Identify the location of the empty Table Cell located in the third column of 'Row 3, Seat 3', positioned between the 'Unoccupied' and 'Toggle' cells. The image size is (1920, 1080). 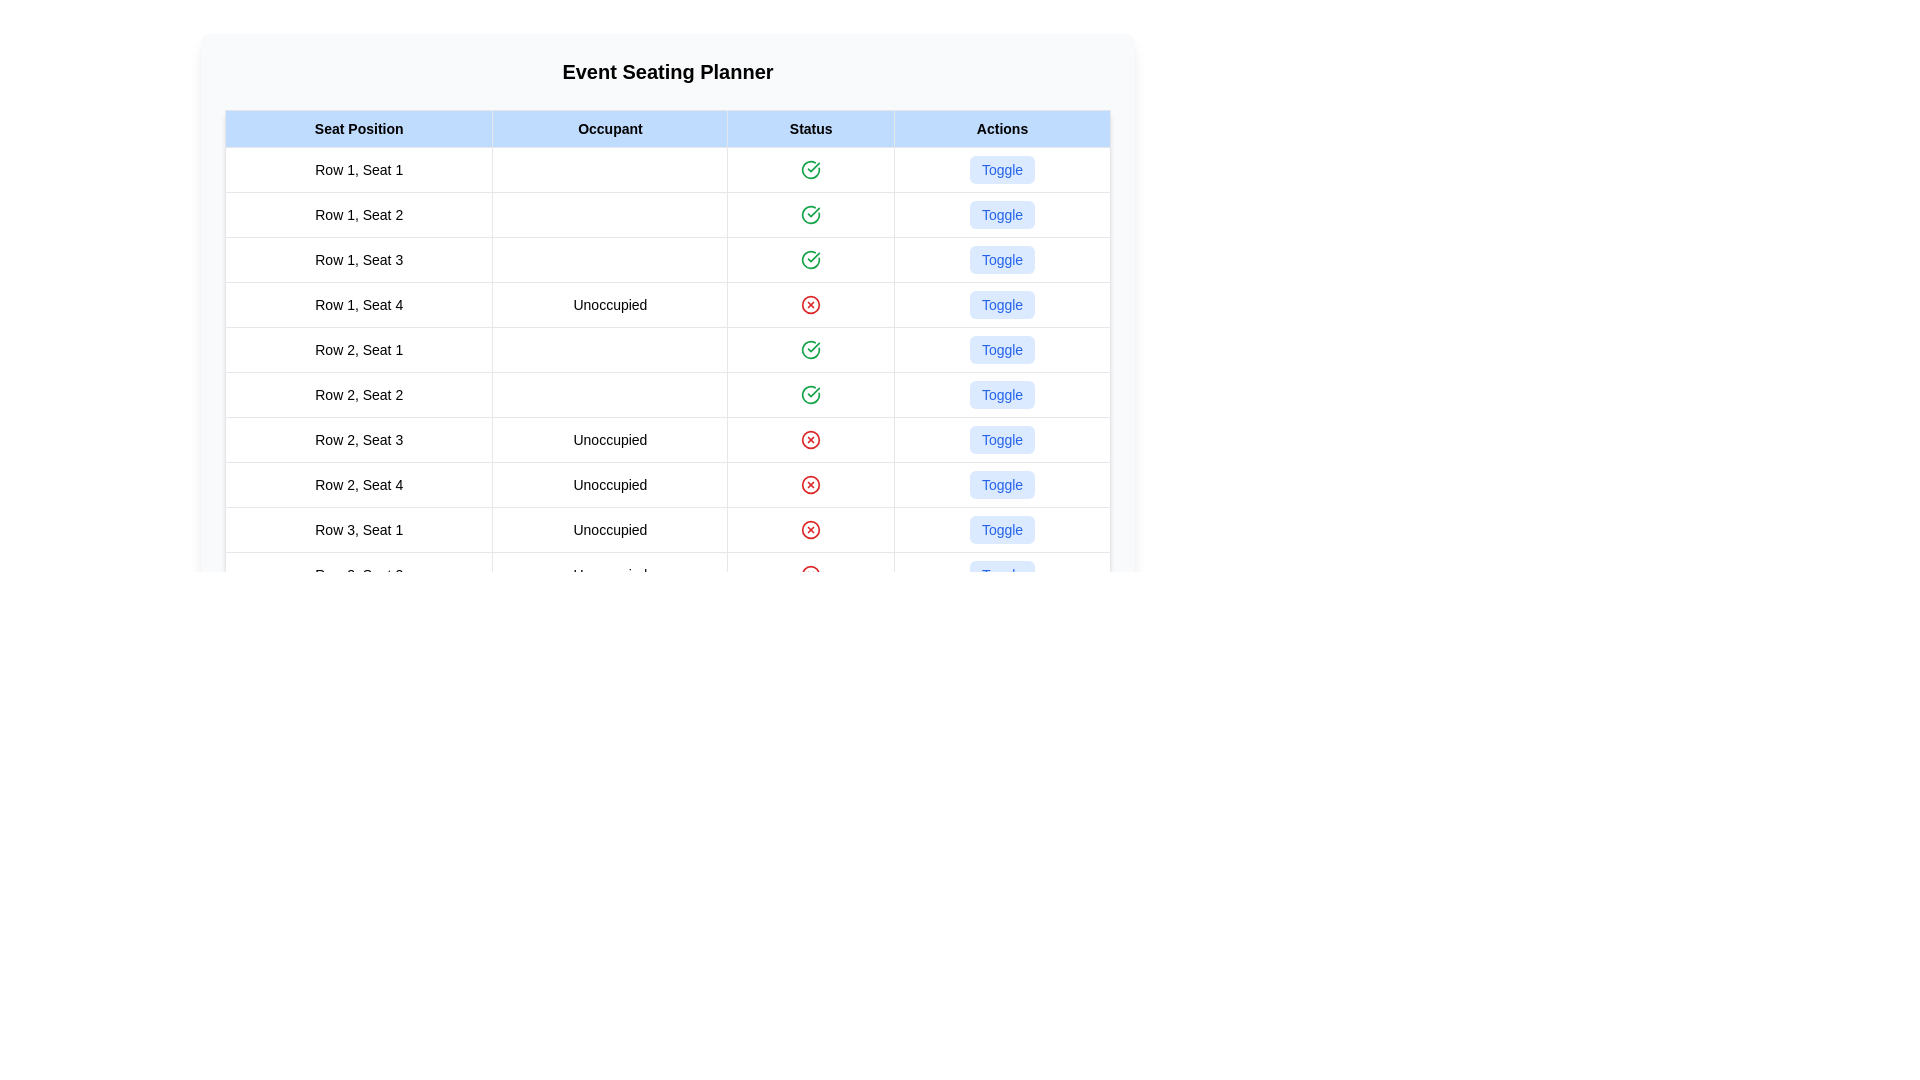
(811, 619).